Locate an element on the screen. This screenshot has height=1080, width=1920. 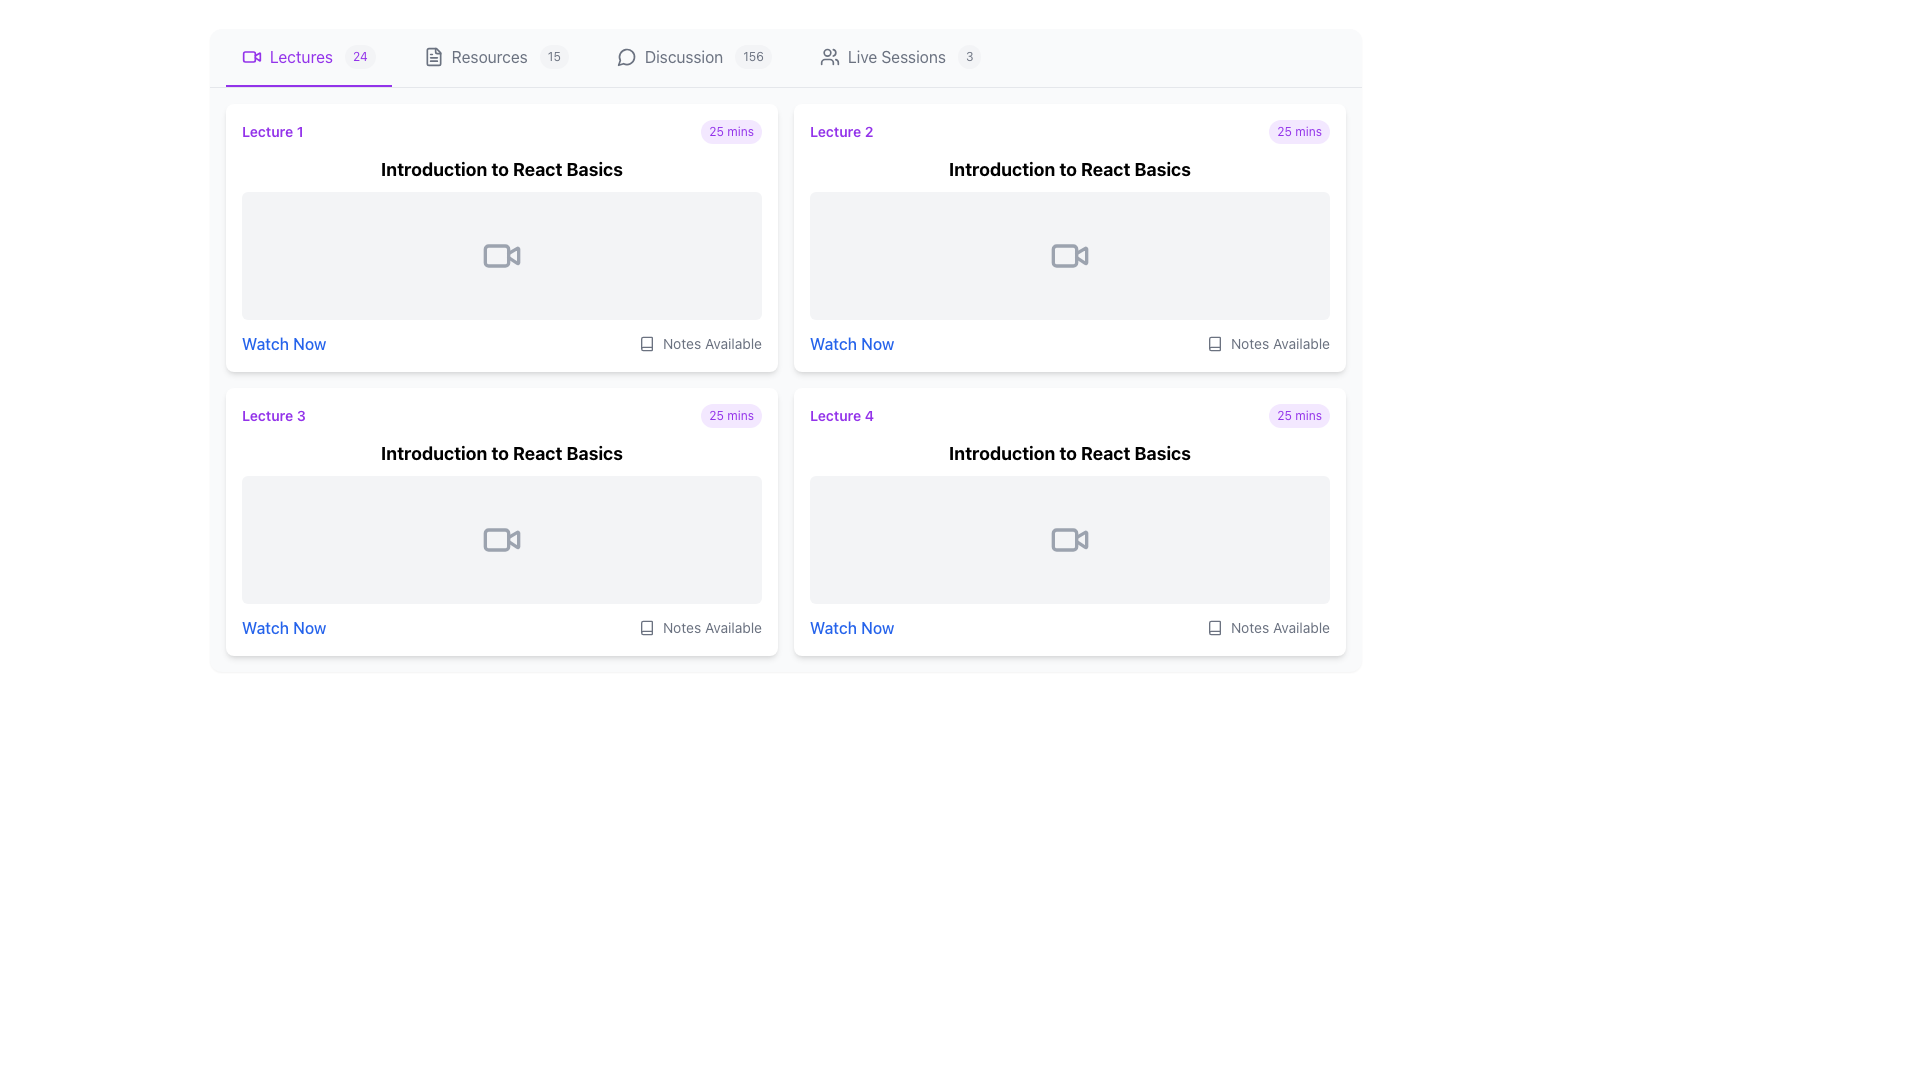
the static text label that serves as the title of the lecture, positioned beneath the 'Lecture 2' identifier and above the video icon is located at coordinates (1069, 168).